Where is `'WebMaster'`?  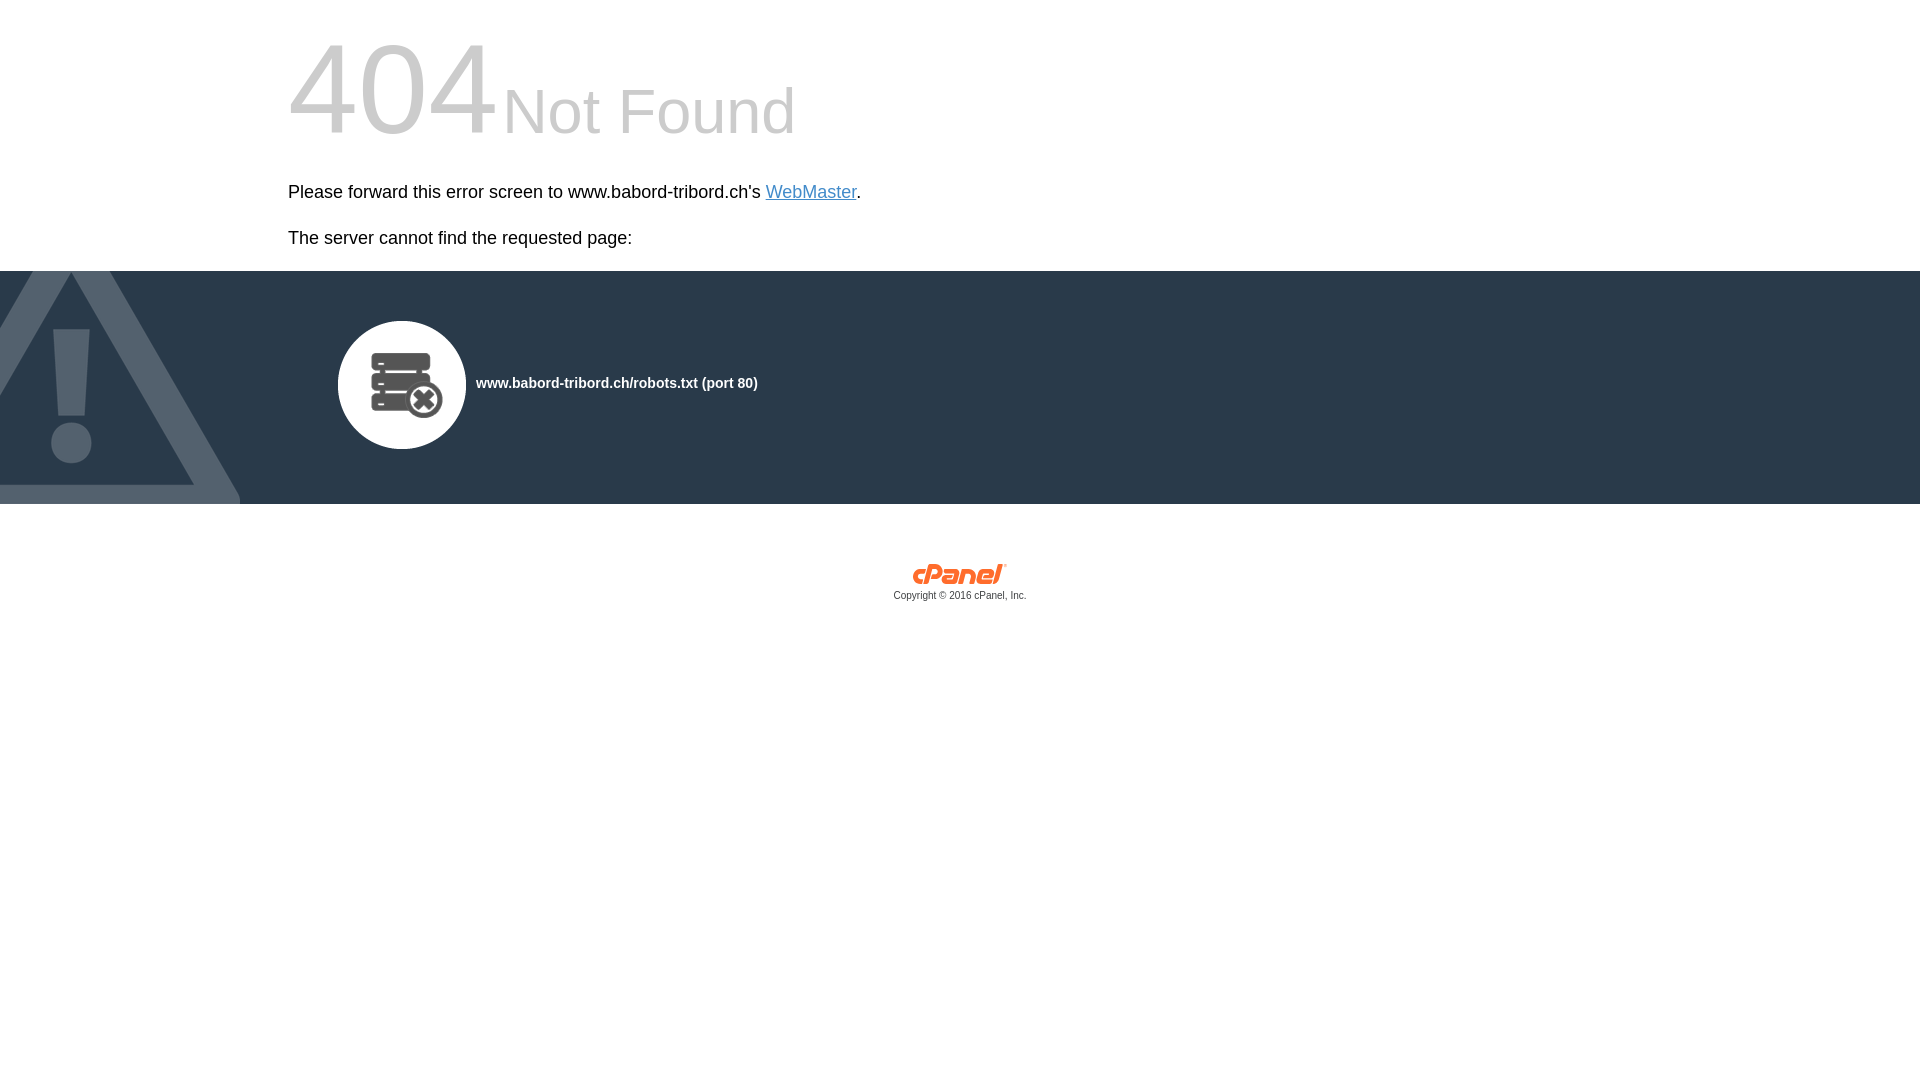
'WebMaster' is located at coordinates (811, 192).